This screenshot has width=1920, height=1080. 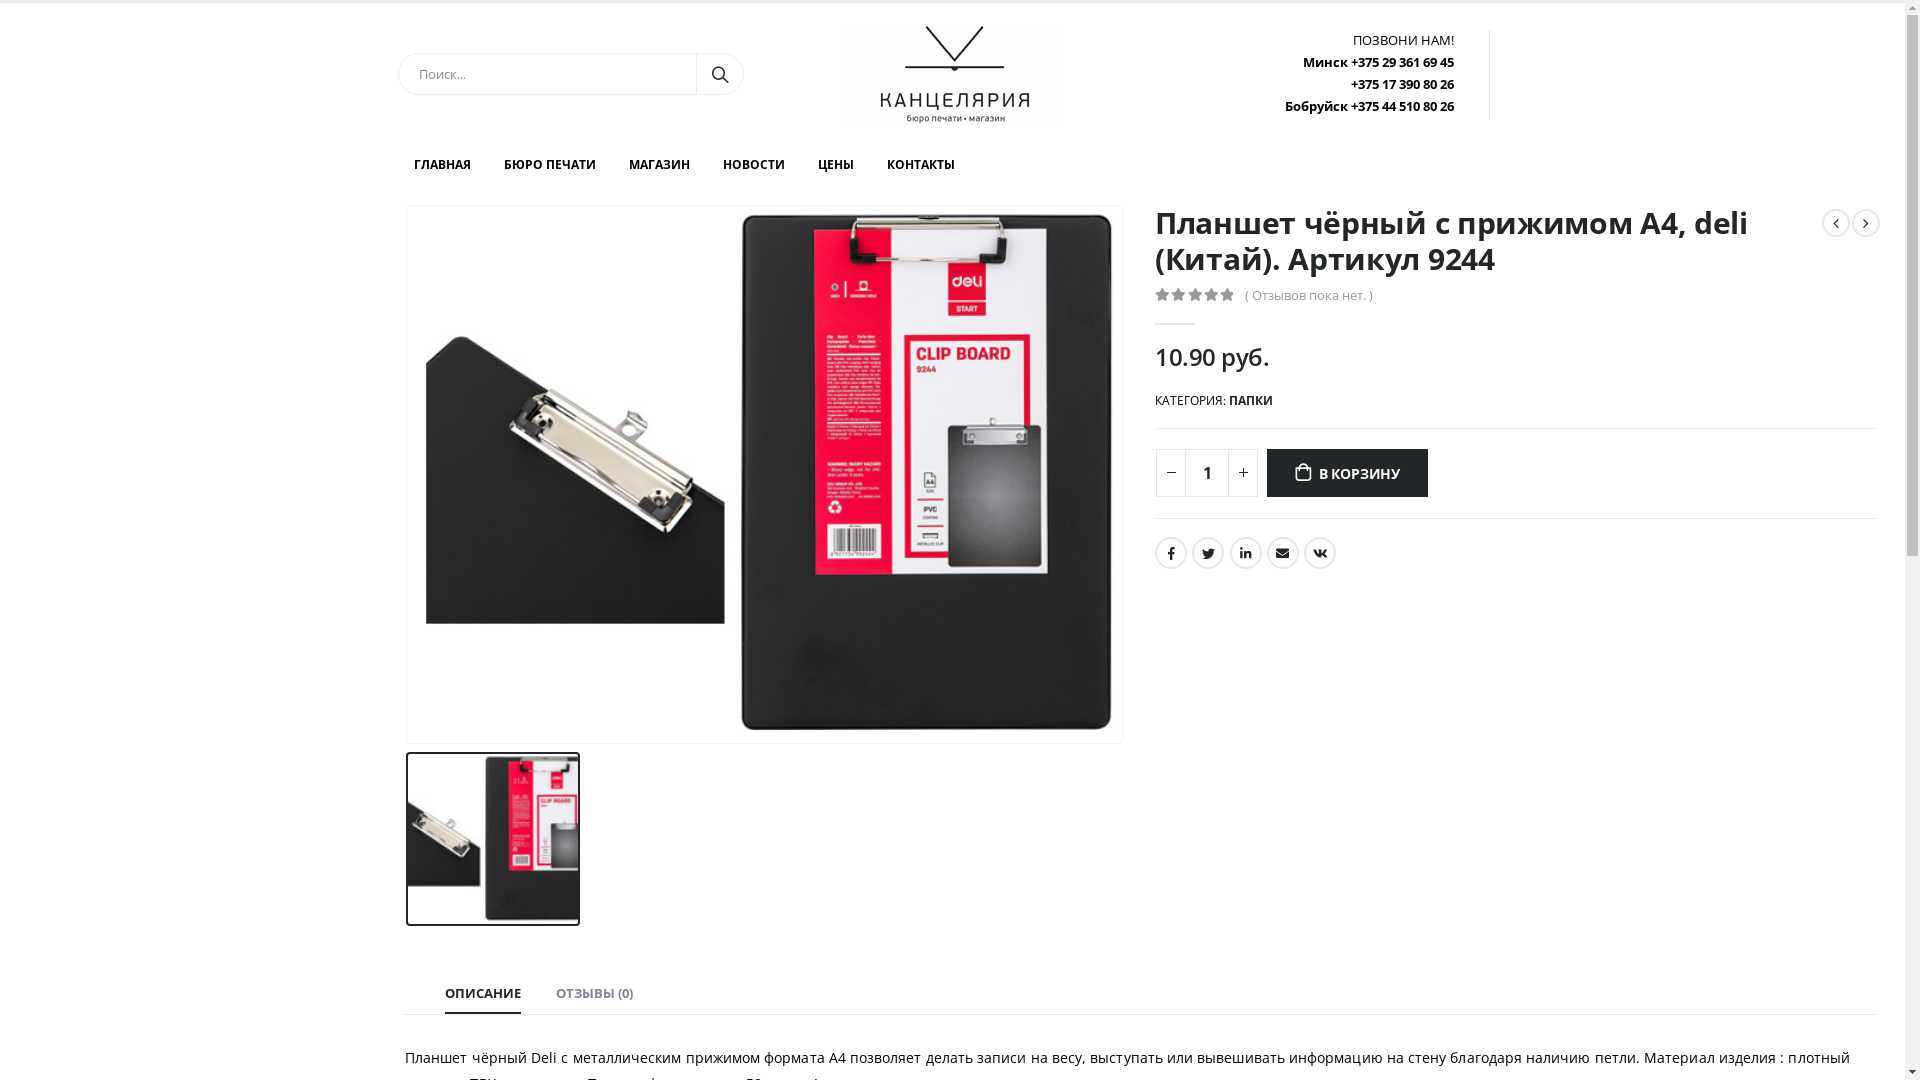 What do you see at coordinates (1245, 552) in the screenshot?
I see `'LinkedIn'` at bounding box center [1245, 552].